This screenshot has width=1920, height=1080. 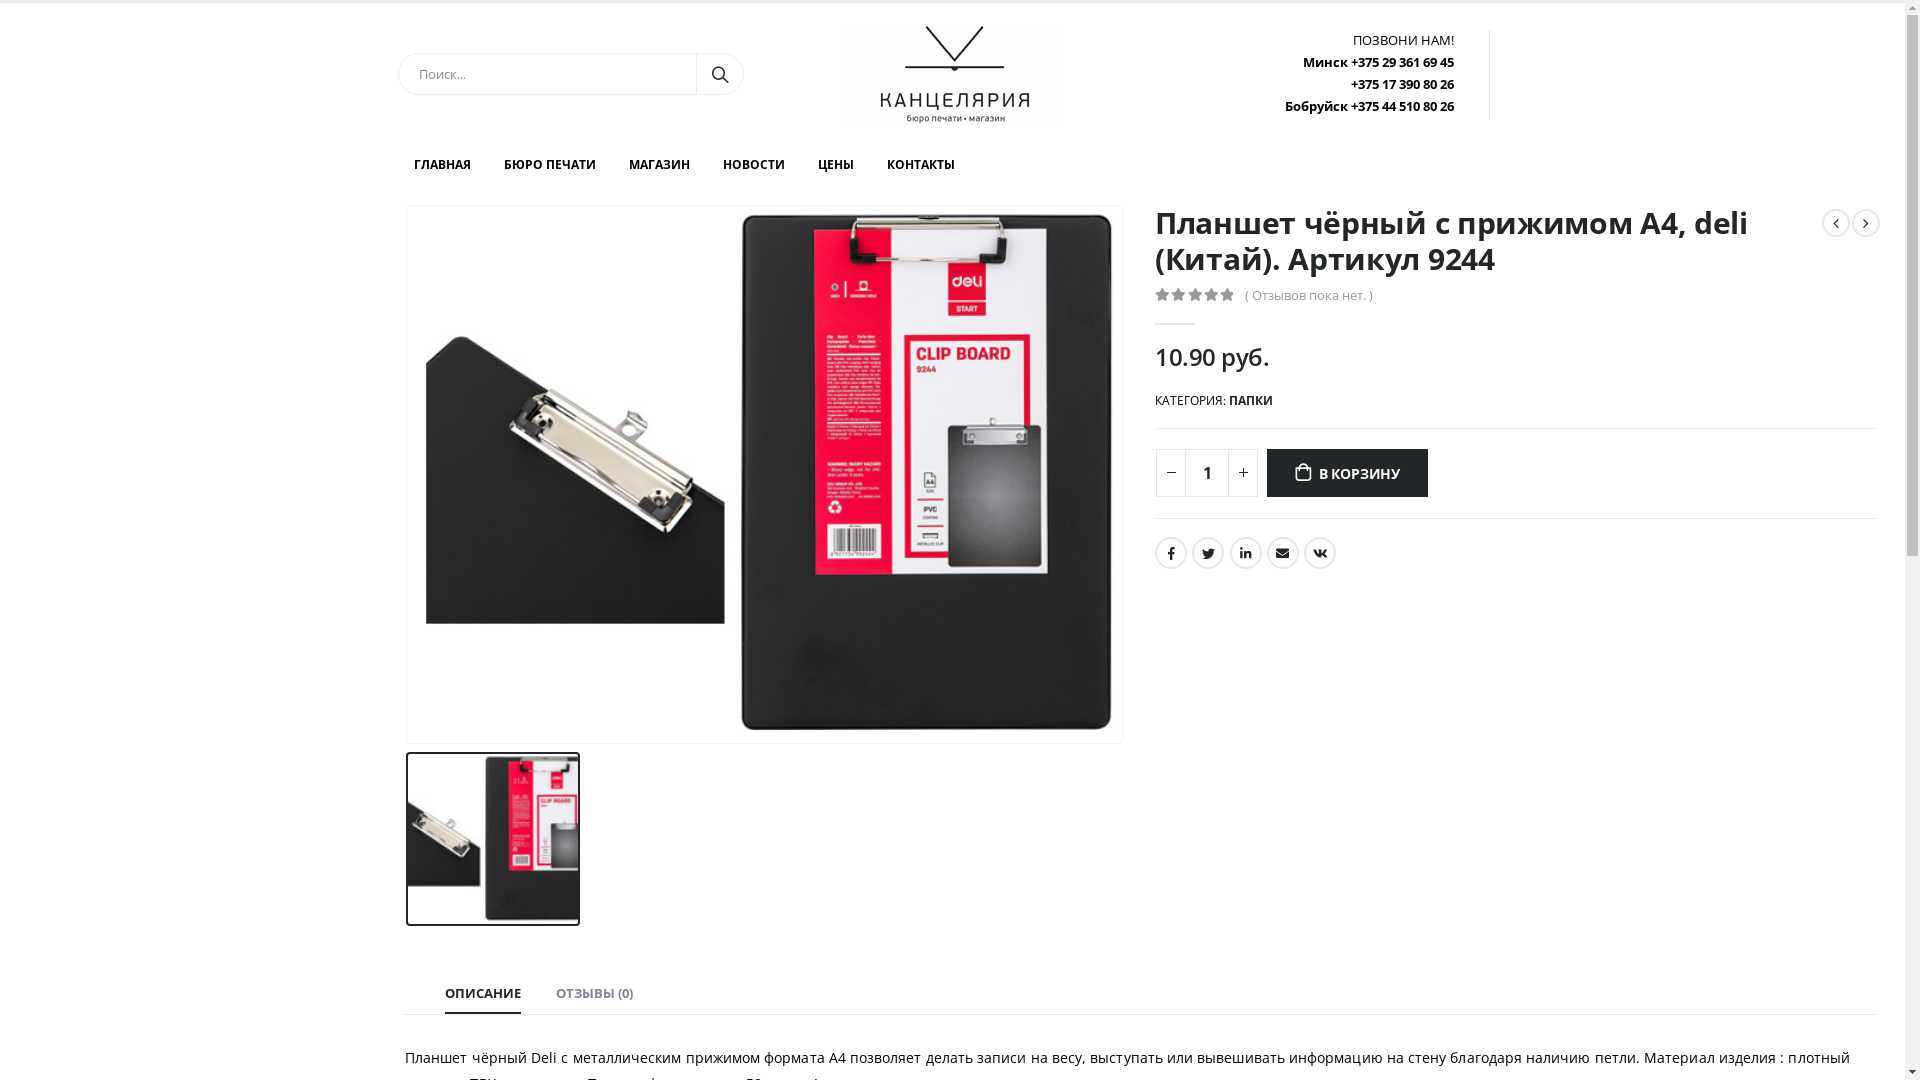 What do you see at coordinates (1245, 552) in the screenshot?
I see `'LinkedIn'` at bounding box center [1245, 552].